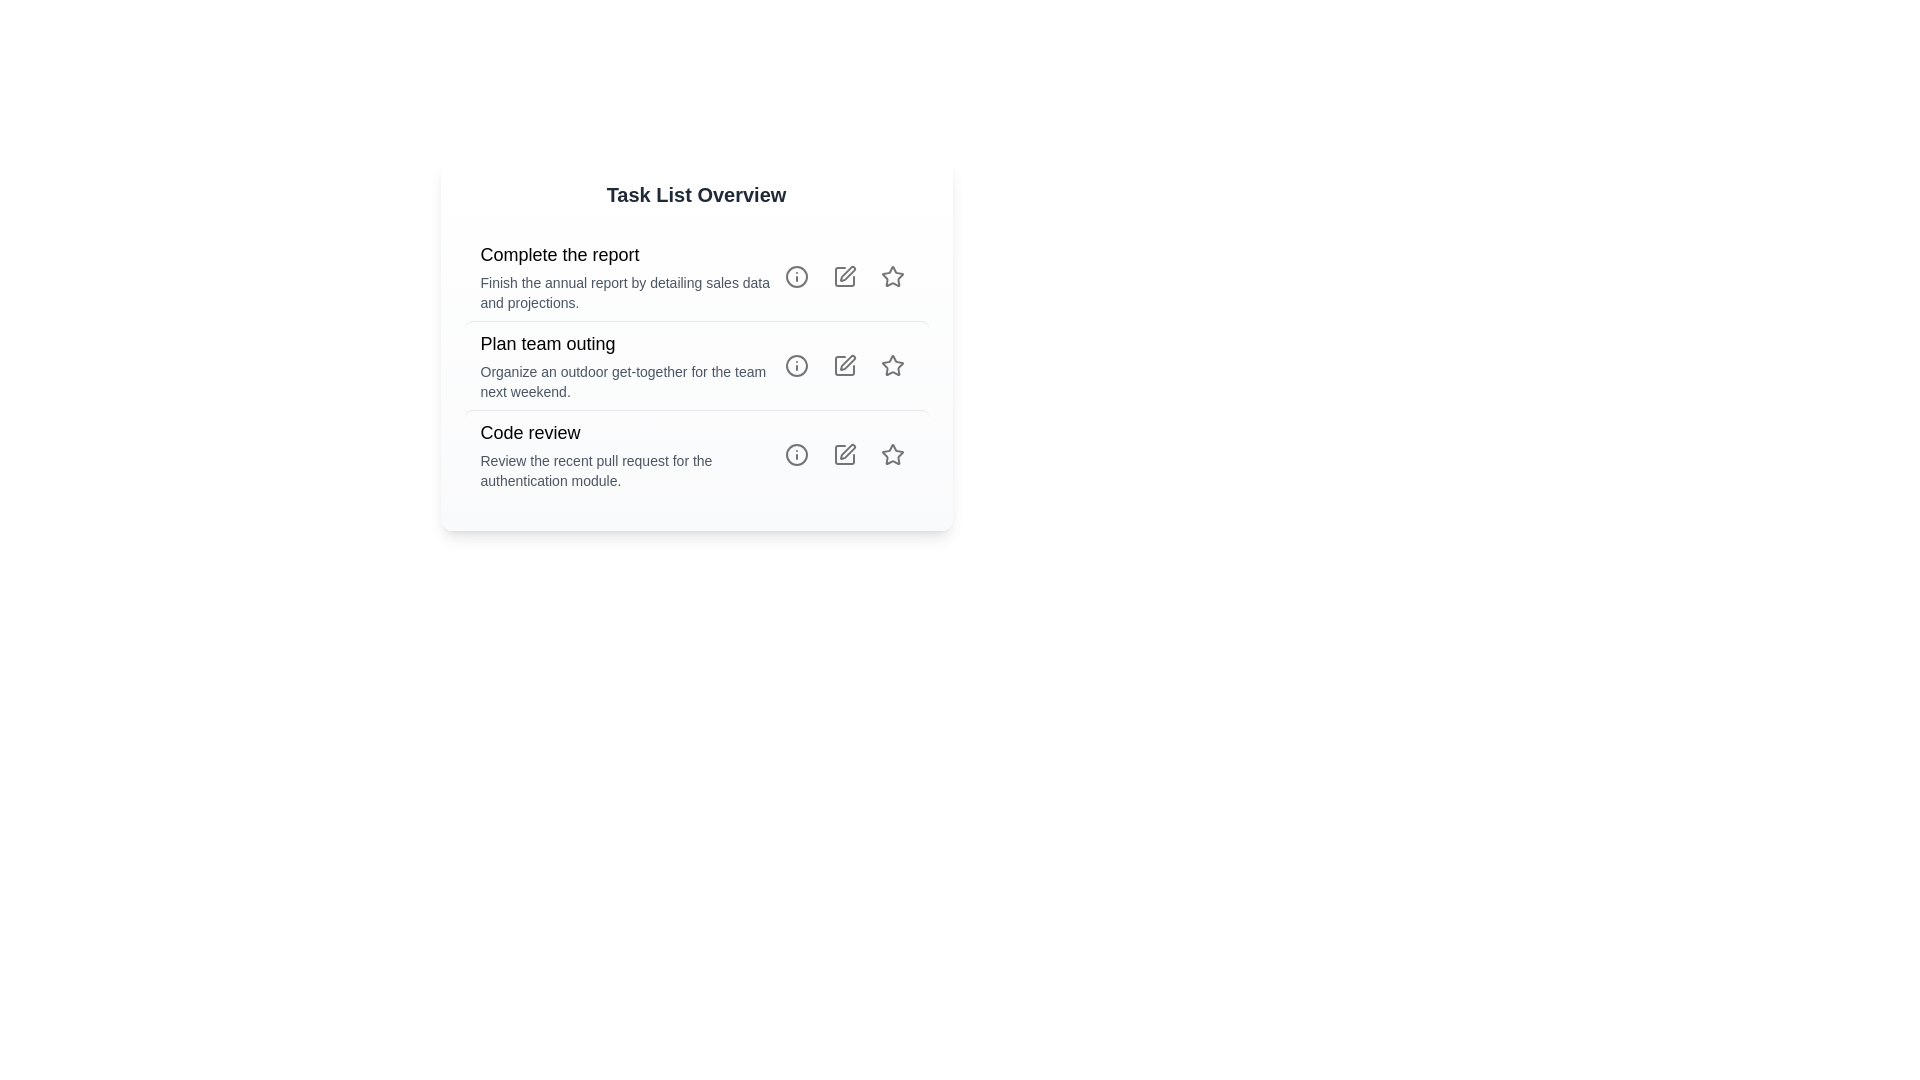  Describe the element at coordinates (891, 455) in the screenshot. I see `the star-shaped icon with a hollow center and gray outline located at the far right end of the third row in the task list` at that location.